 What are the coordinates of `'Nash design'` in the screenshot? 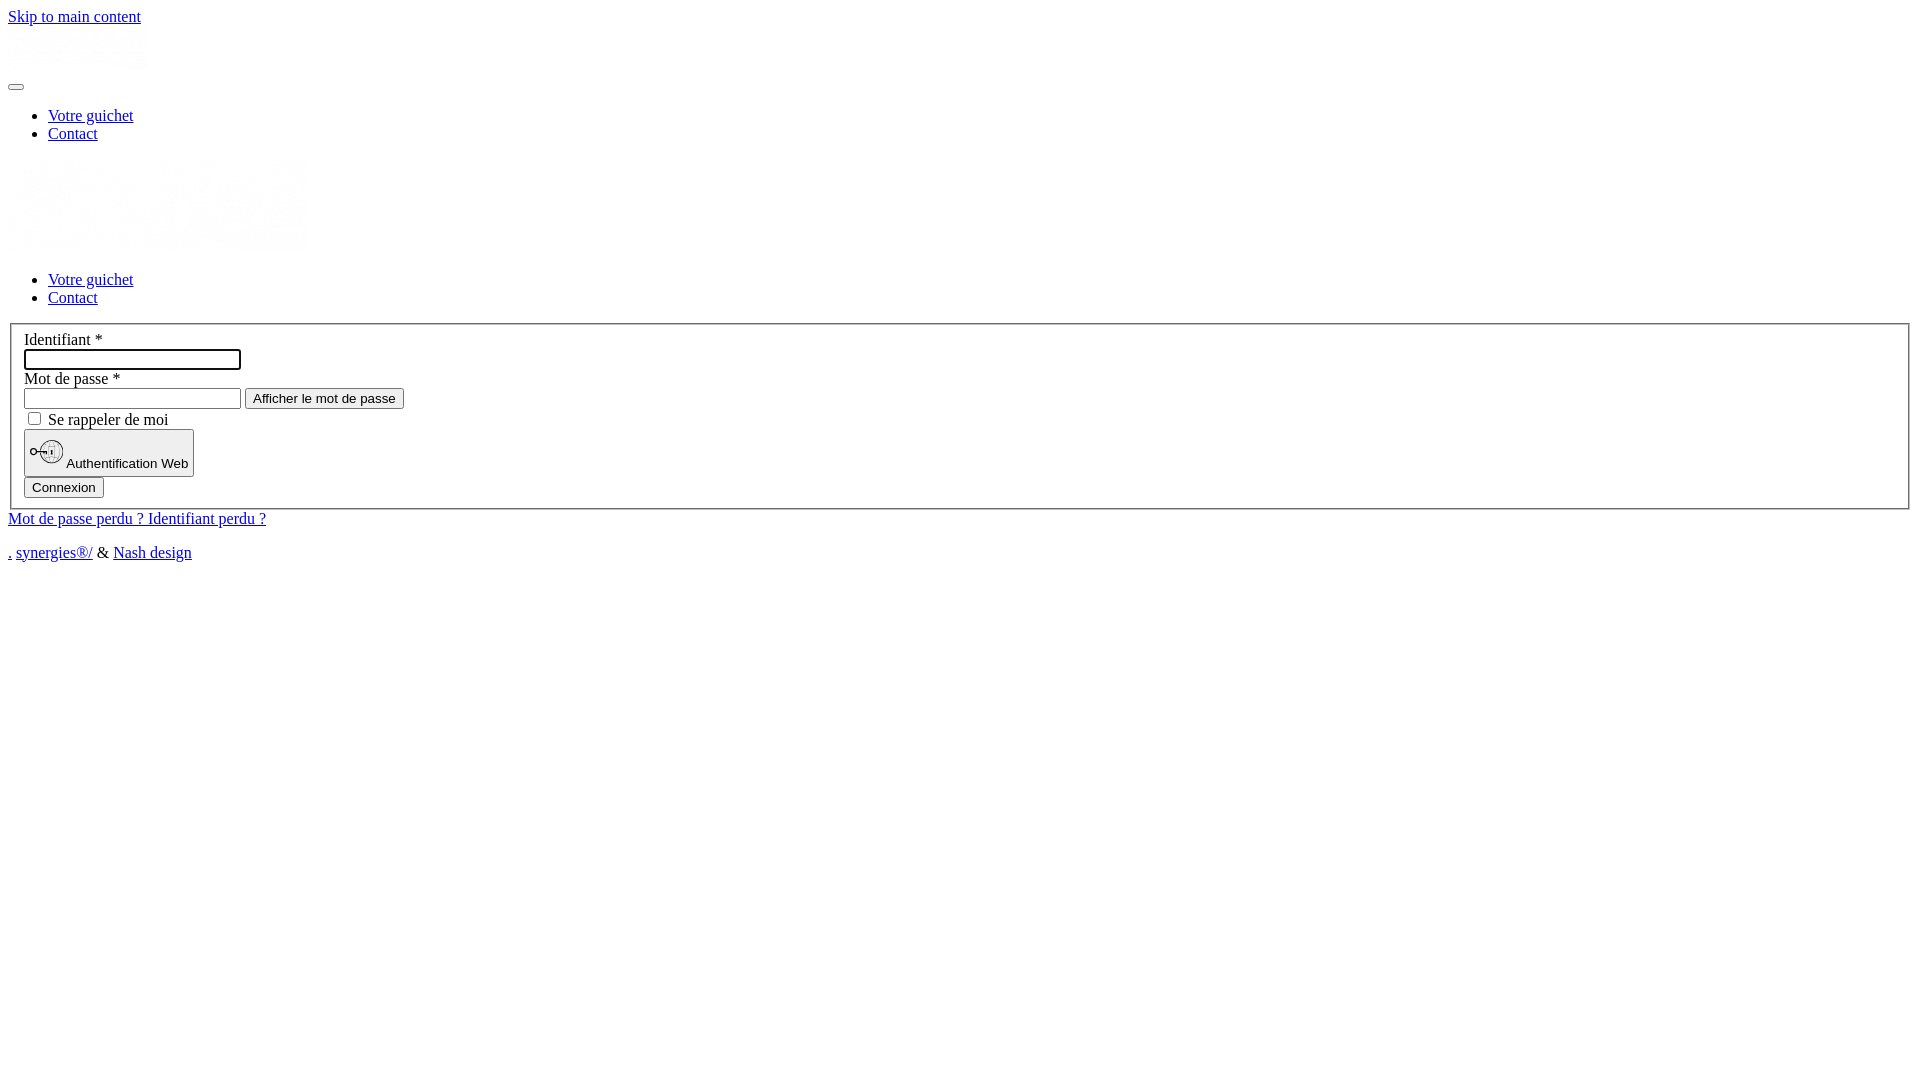 It's located at (151, 552).